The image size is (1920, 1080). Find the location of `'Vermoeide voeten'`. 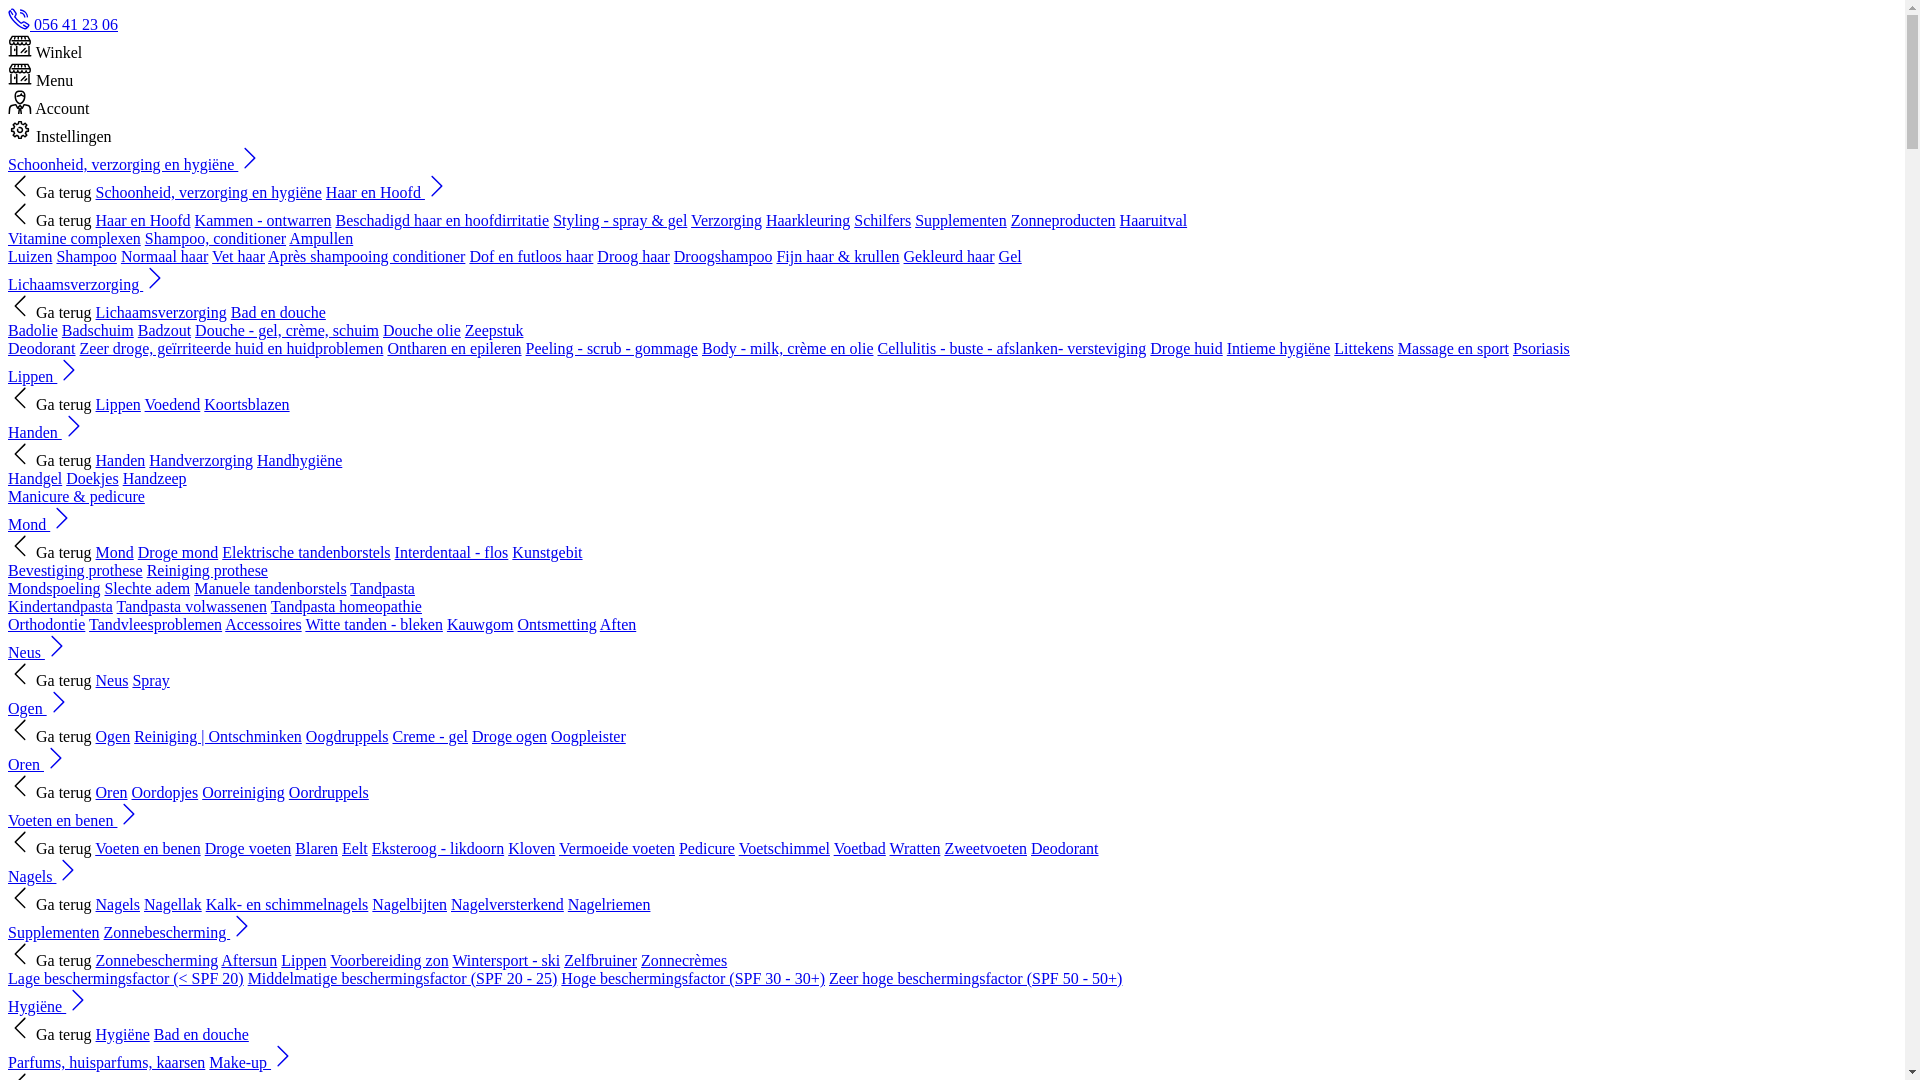

'Vermoeide voeten' is located at coordinates (558, 848).